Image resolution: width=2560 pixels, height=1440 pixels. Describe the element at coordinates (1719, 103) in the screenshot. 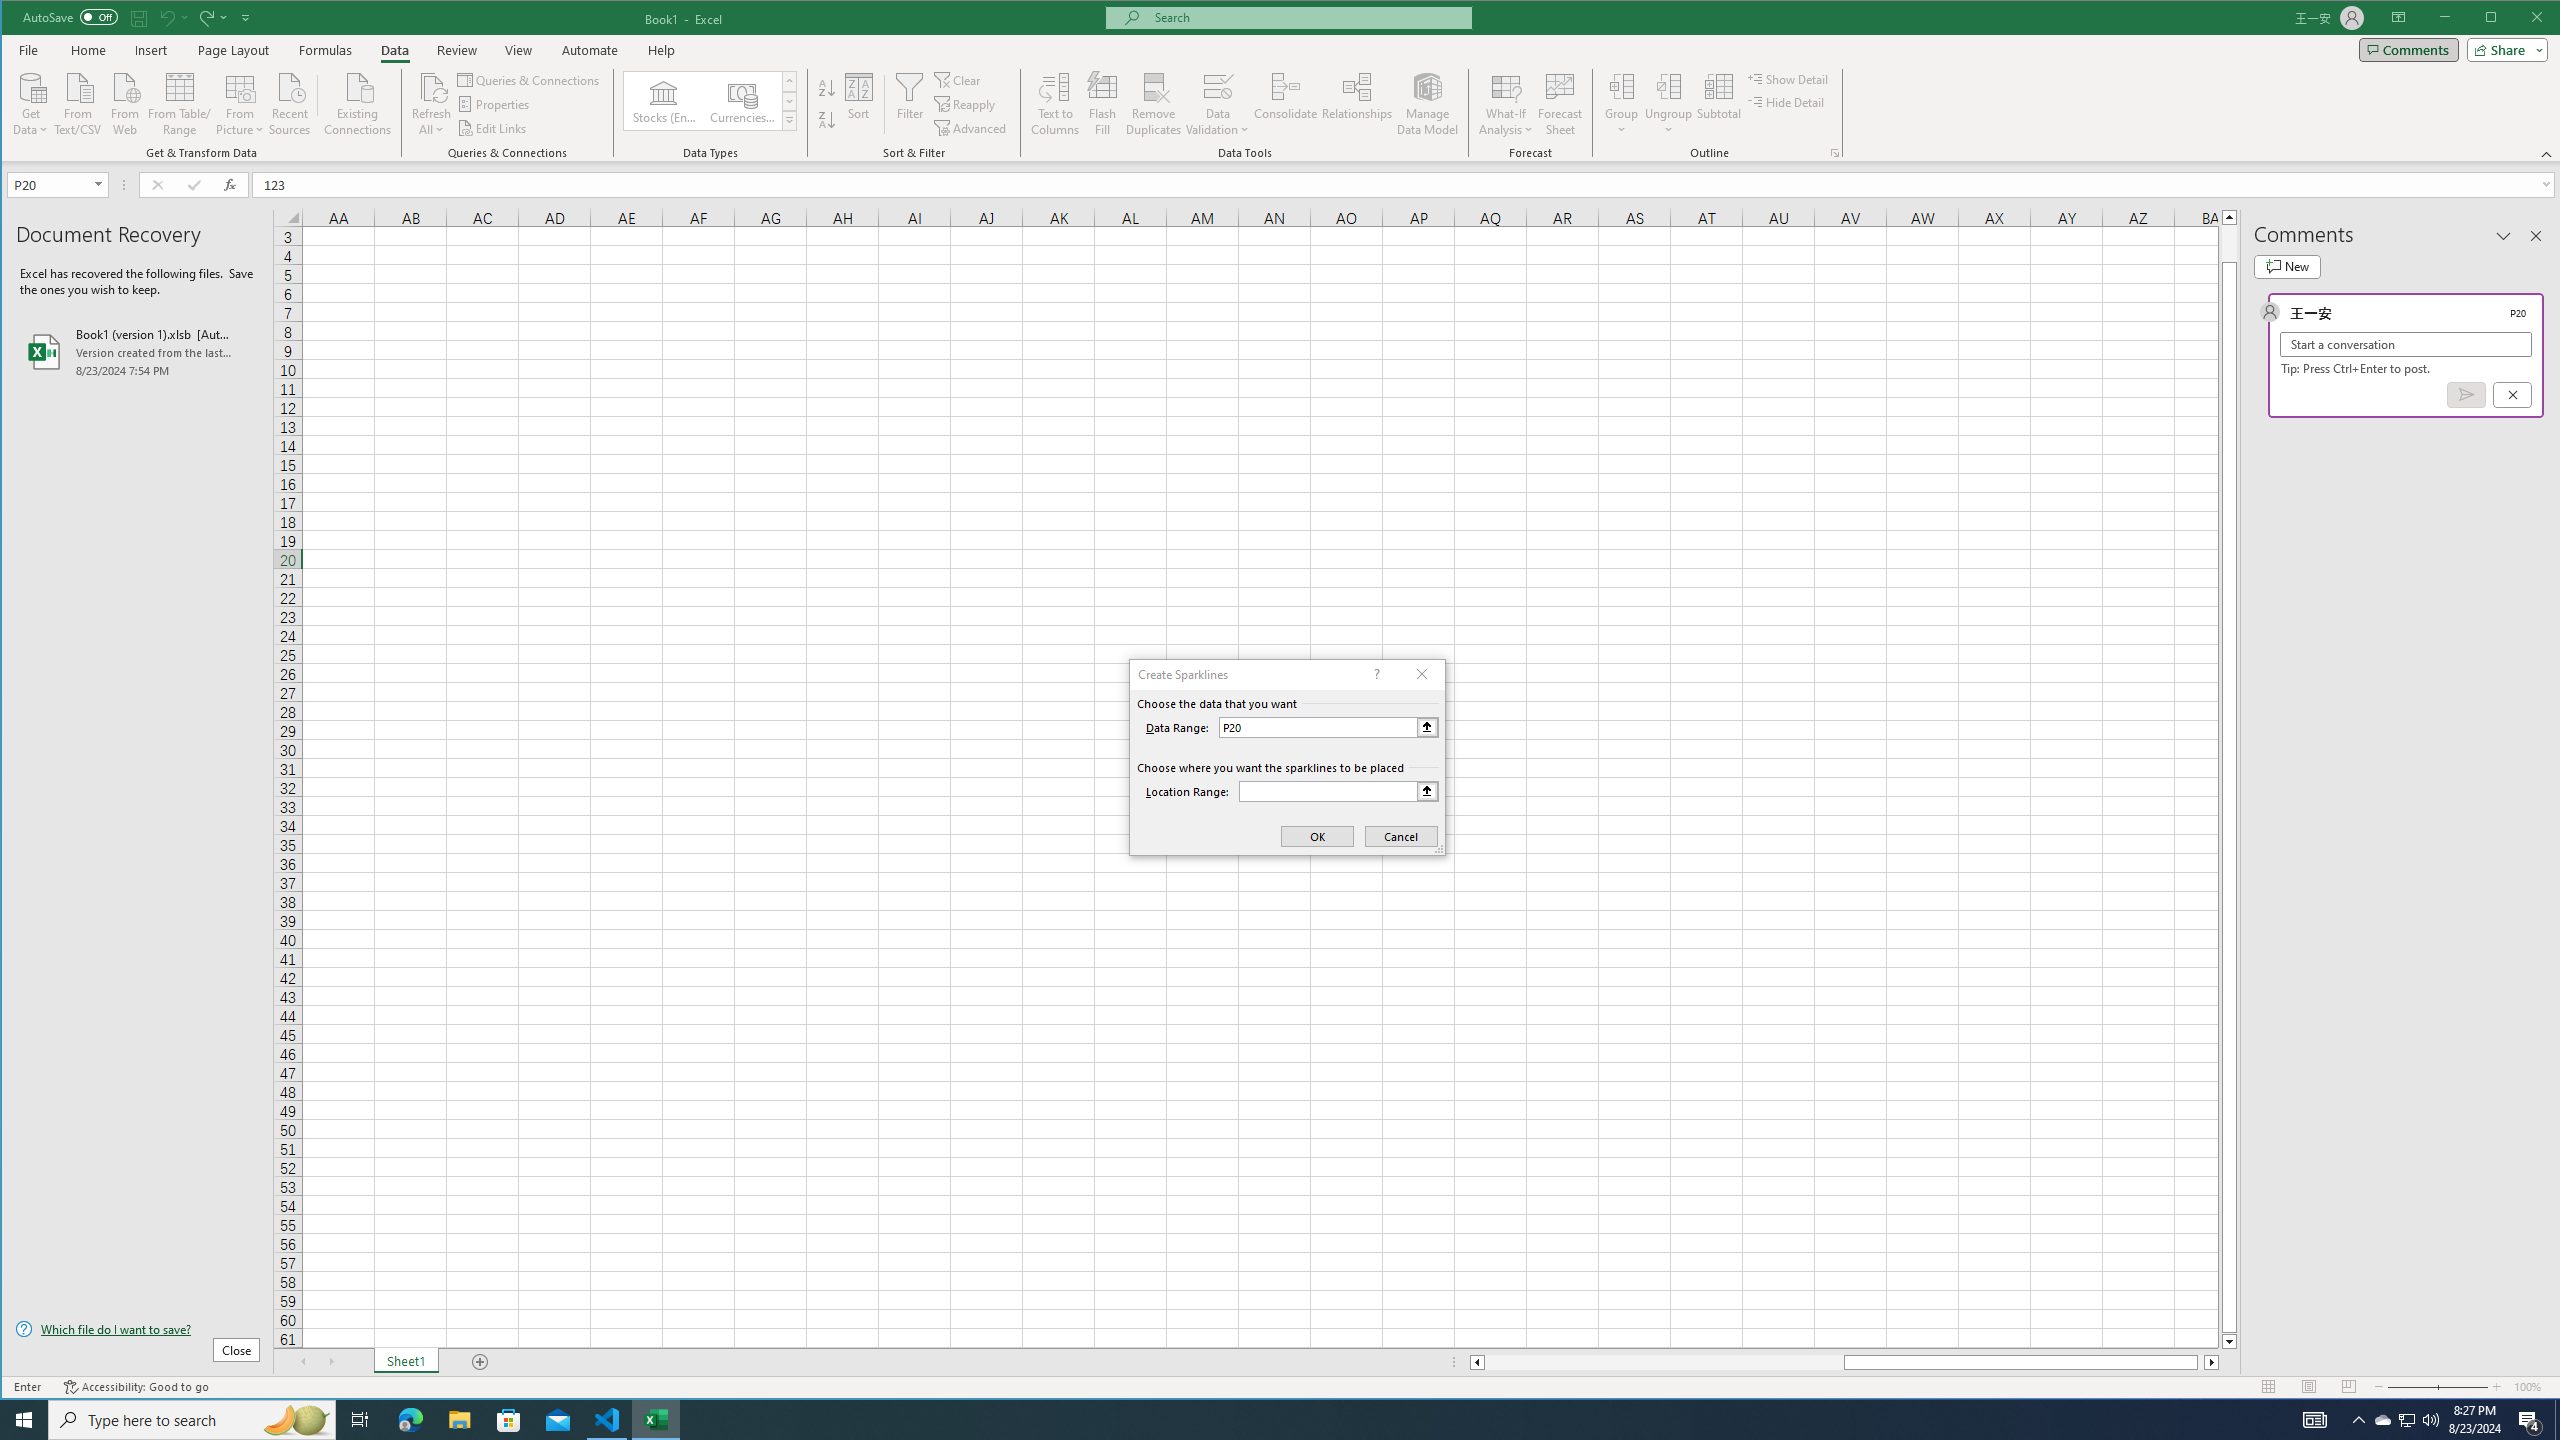

I see `'Subtotal'` at that location.